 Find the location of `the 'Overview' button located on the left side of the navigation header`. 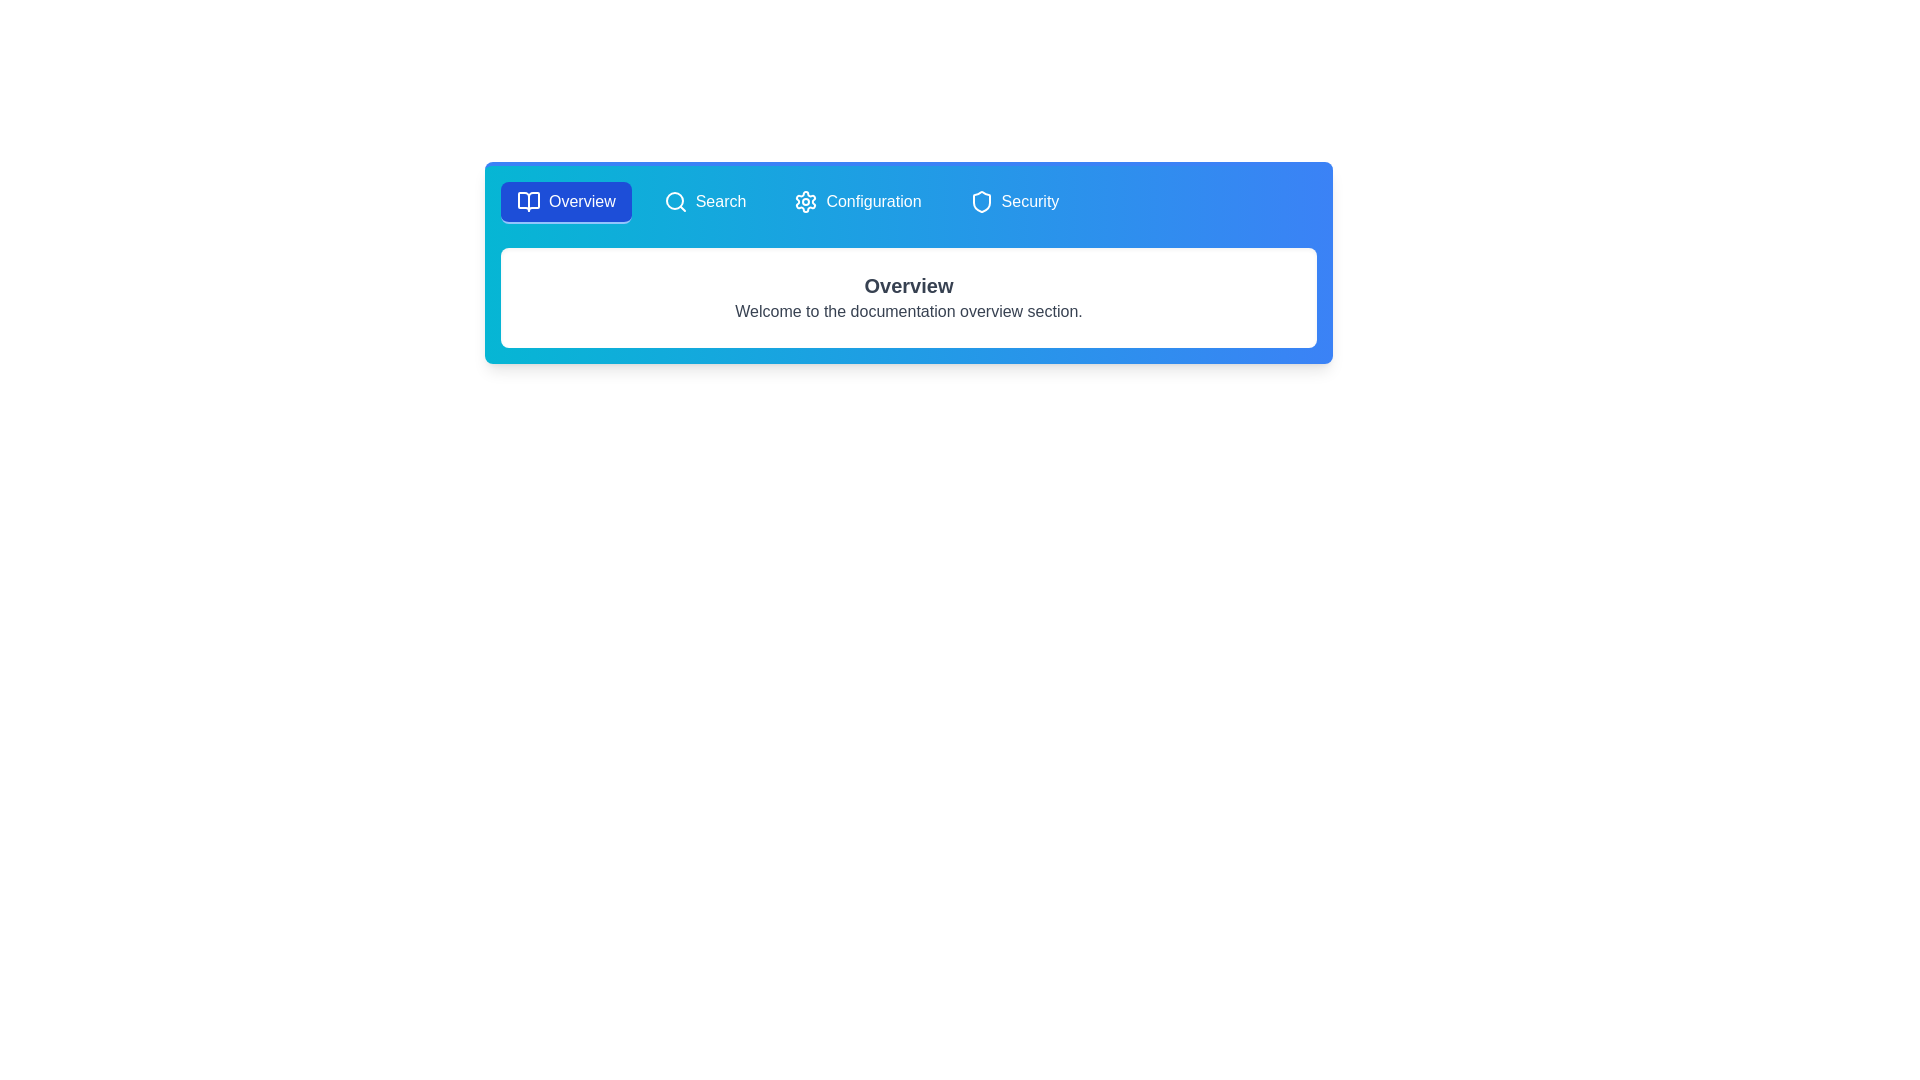

the 'Overview' button located on the left side of the navigation header is located at coordinates (565, 203).